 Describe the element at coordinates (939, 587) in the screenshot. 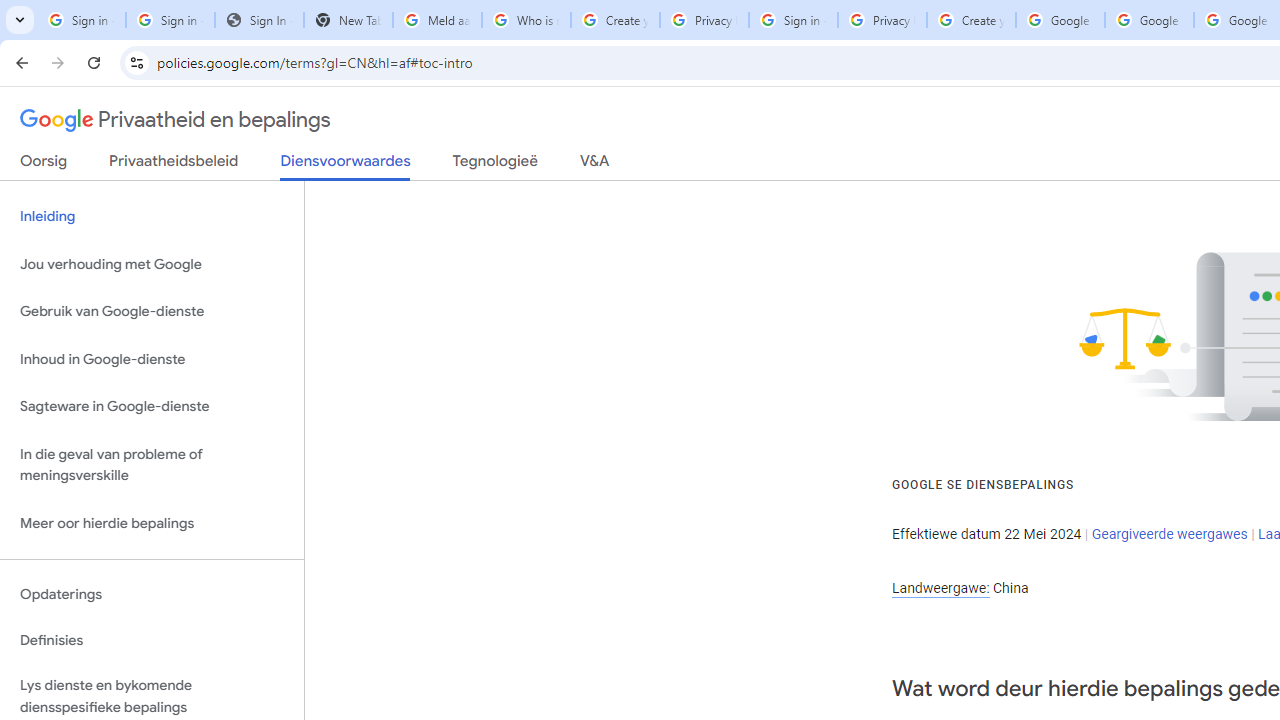

I see `'Landweergawe:'` at that location.